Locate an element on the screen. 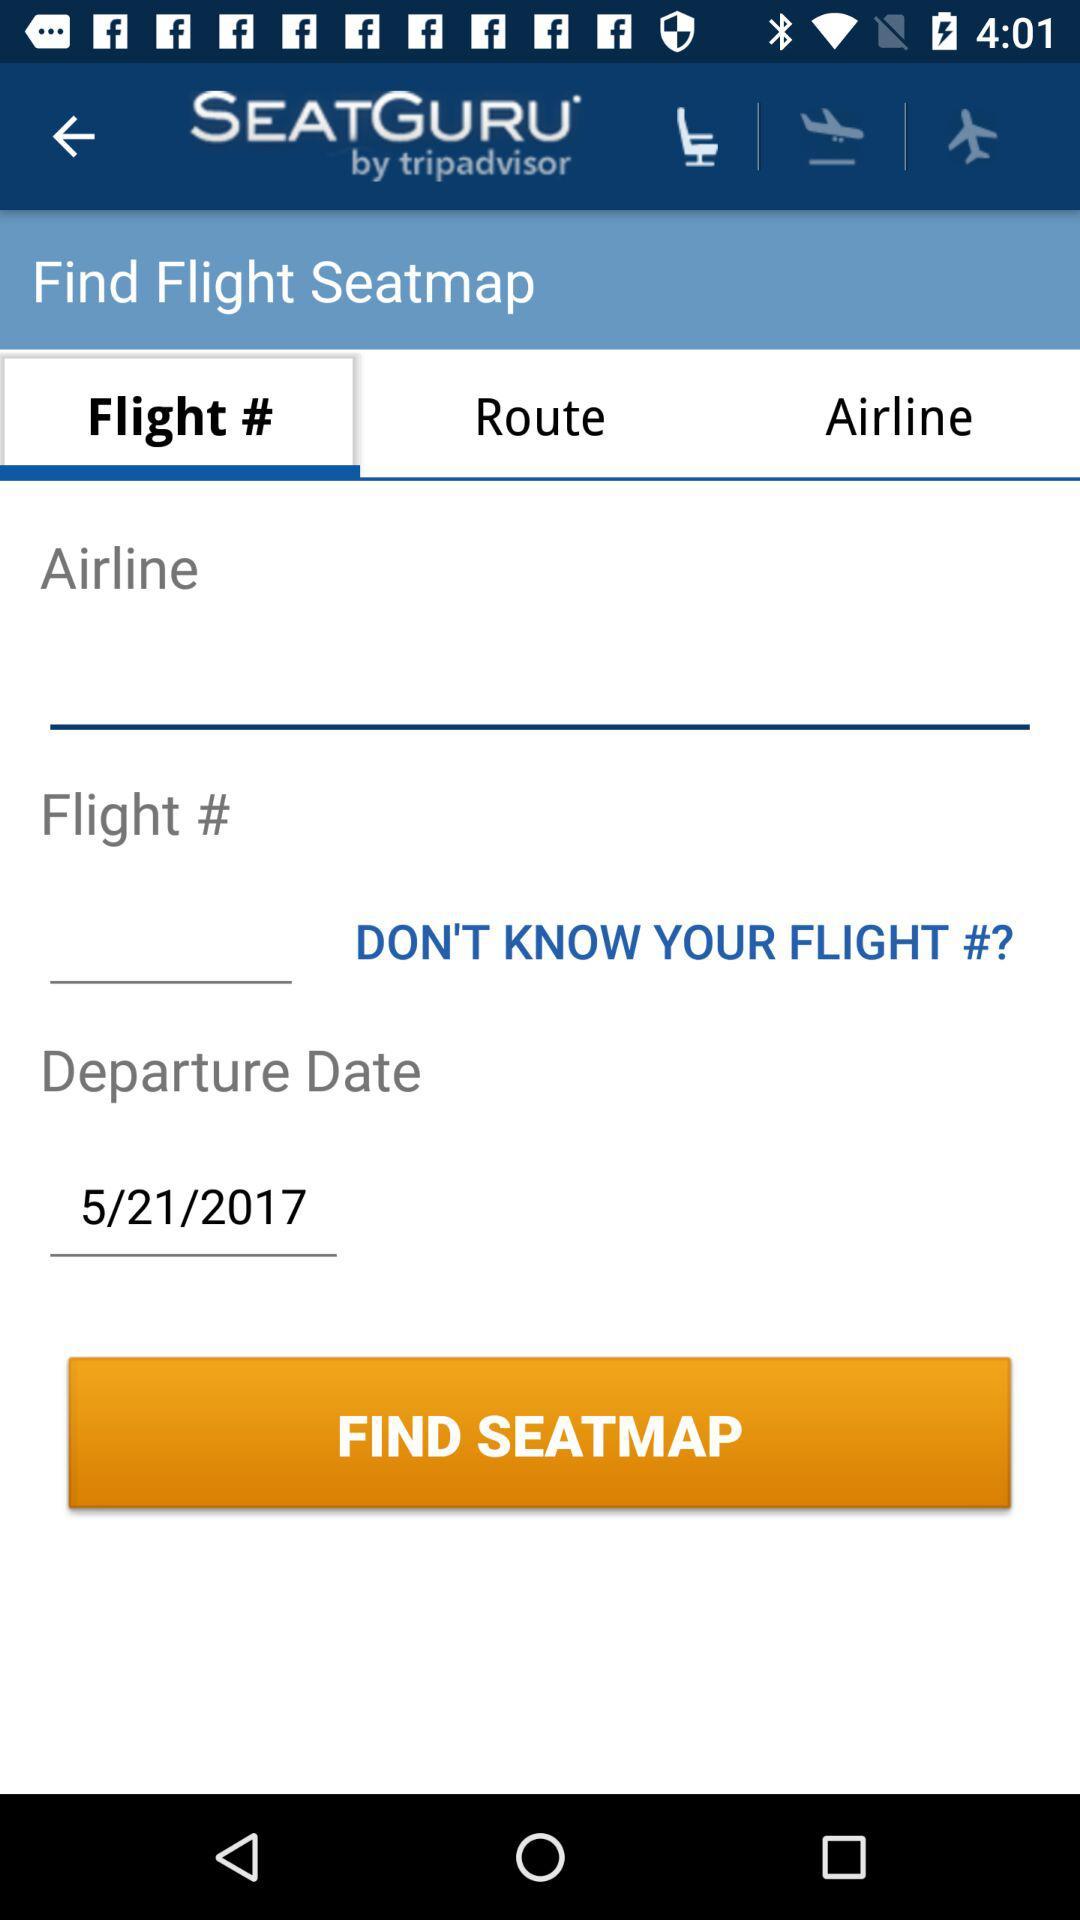  the icon below the departure date is located at coordinates (193, 1204).